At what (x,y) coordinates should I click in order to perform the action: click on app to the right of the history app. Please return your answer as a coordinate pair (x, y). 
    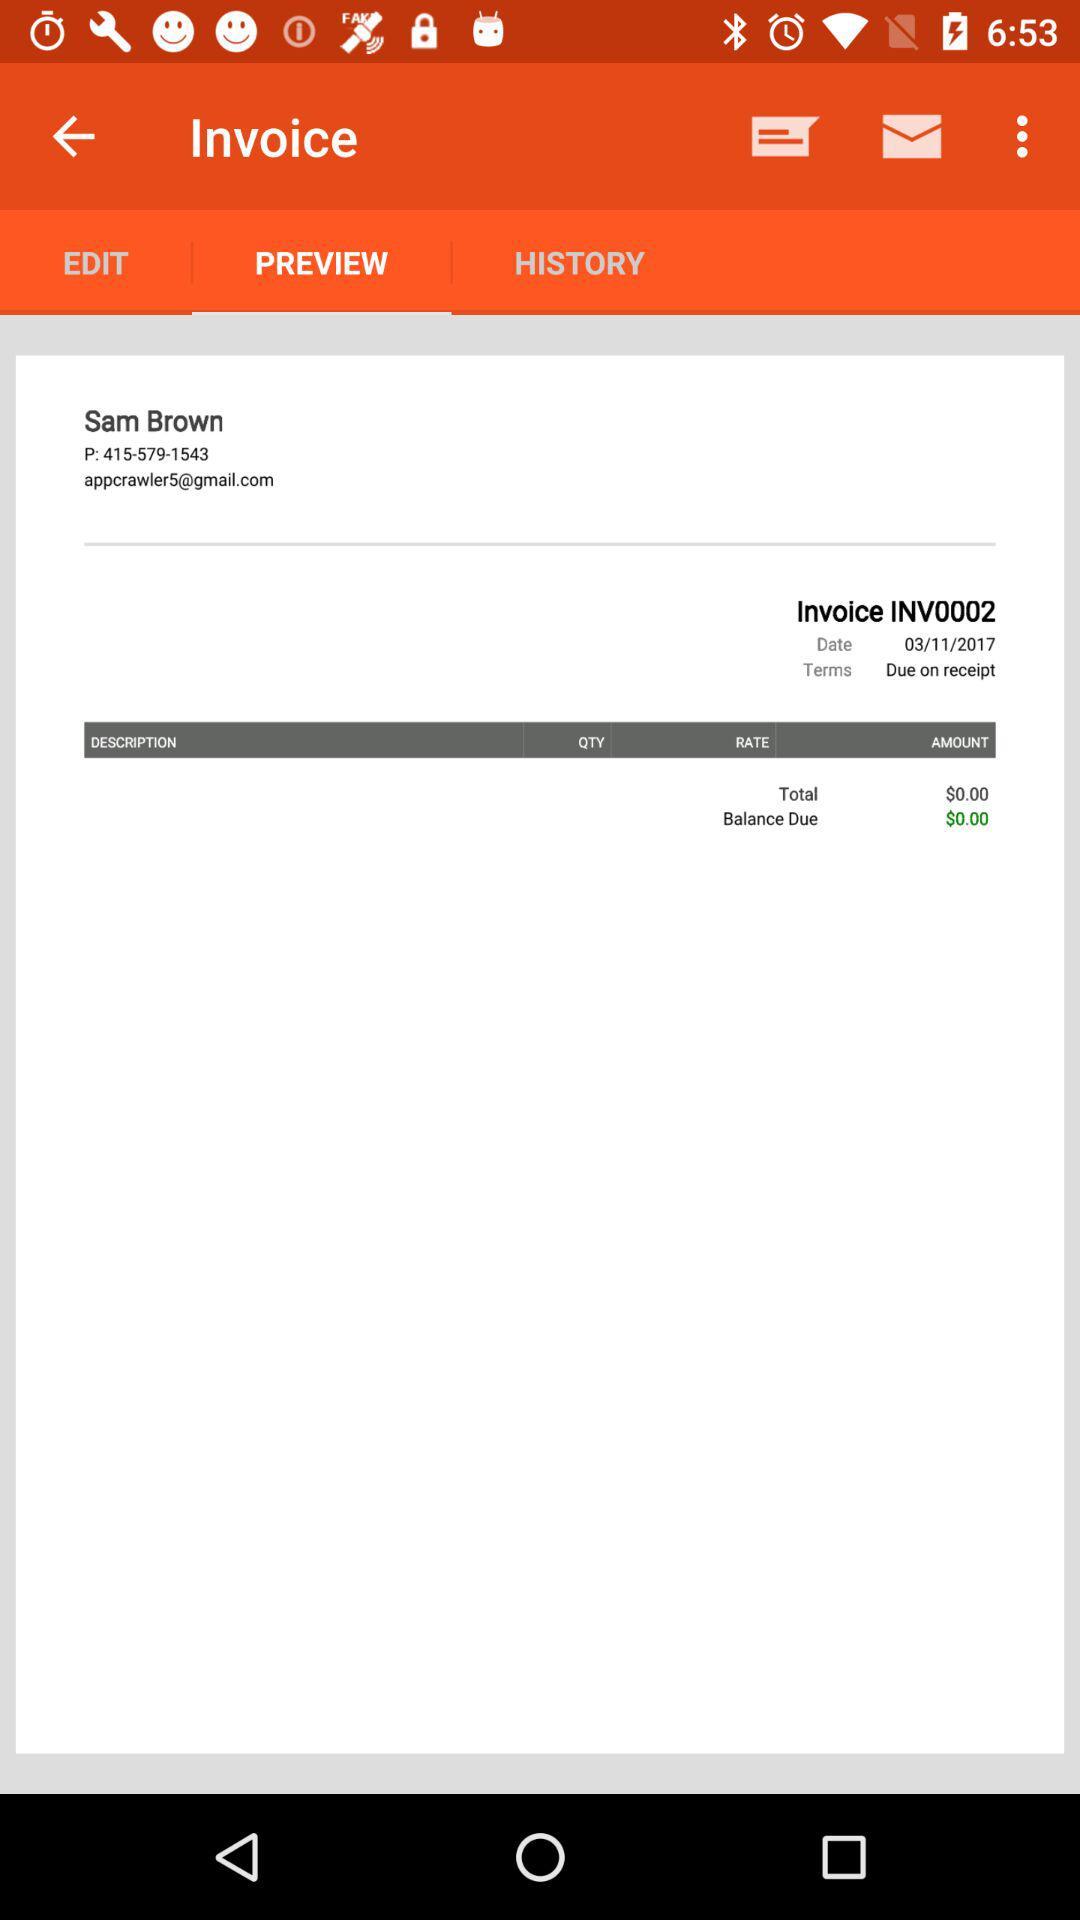
    Looking at the image, I should click on (785, 135).